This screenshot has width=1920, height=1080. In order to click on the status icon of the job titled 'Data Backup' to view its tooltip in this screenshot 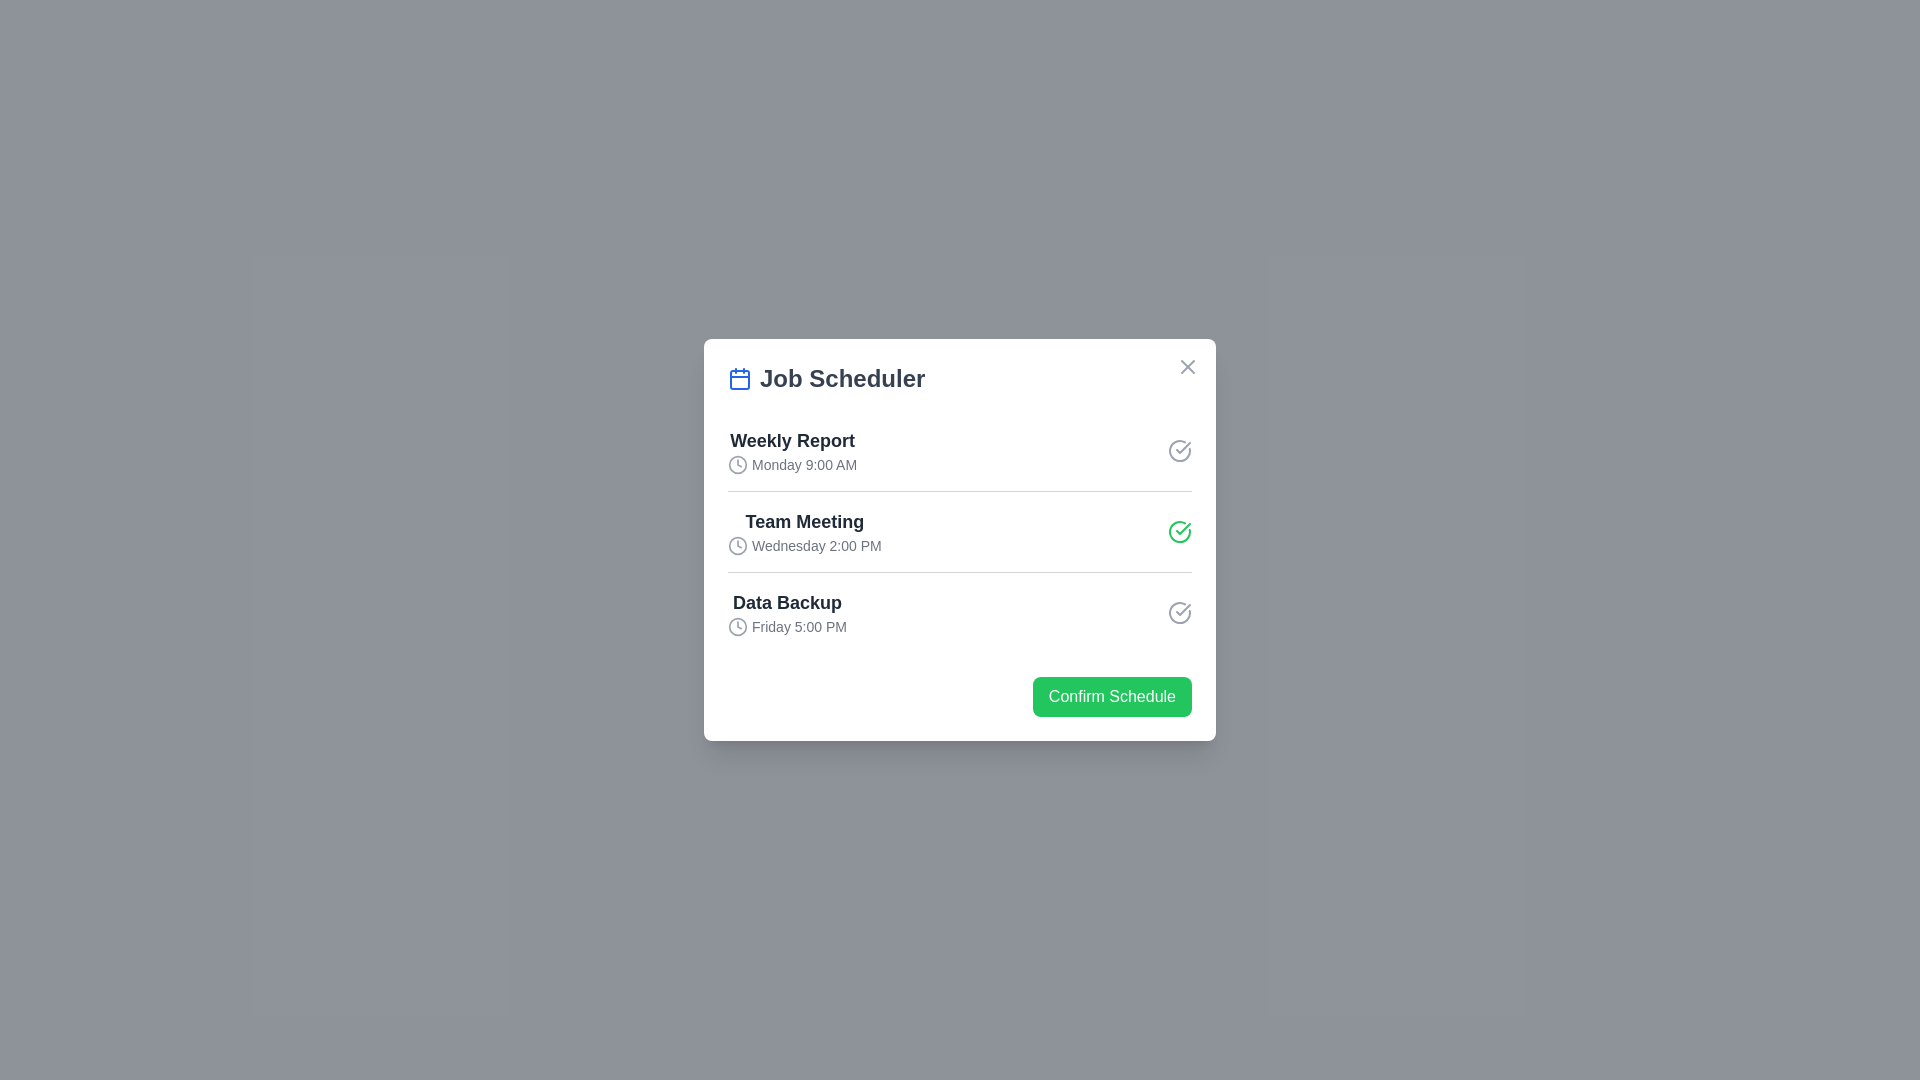, I will do `click(1180, 612)`.